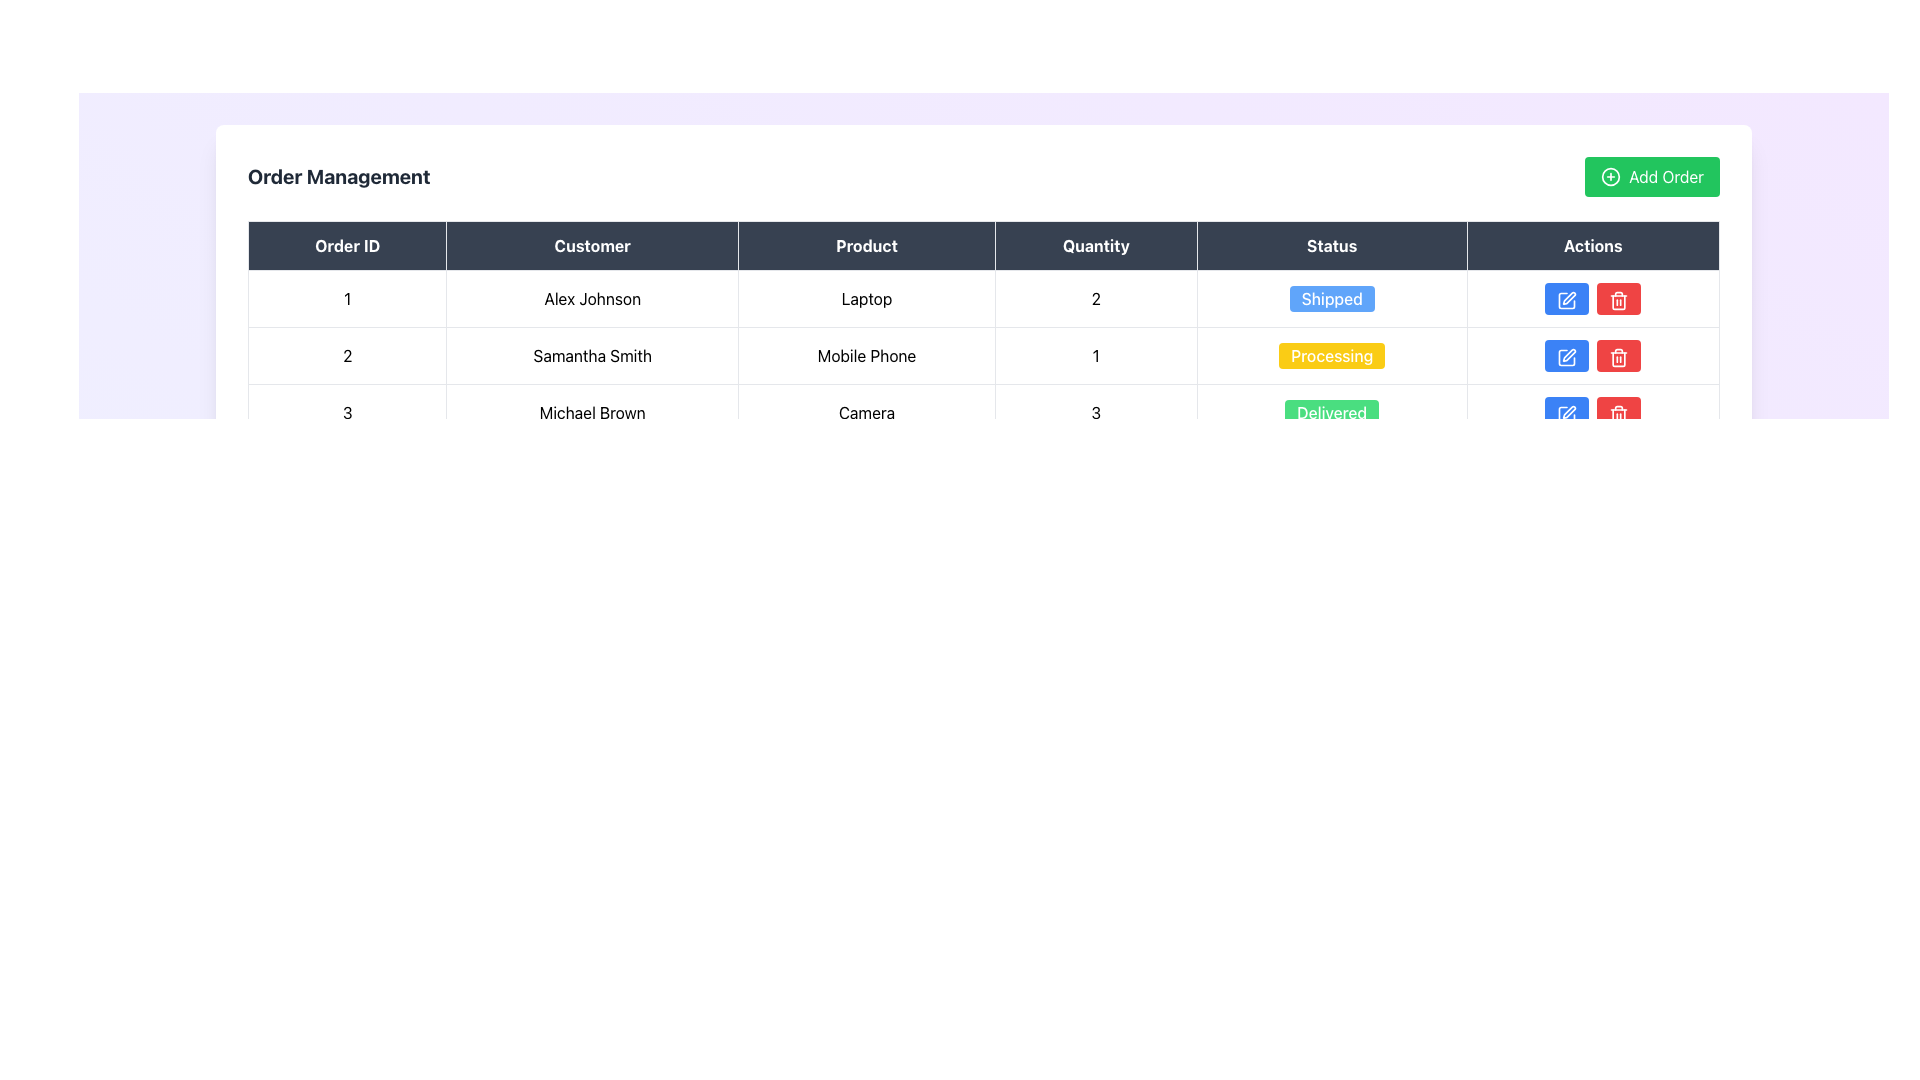 The height and width of the screenshot is (1080, 1920). What do you see at coordinates (867, 245) in the screenshot?
I see `the 'Product' column header cell in the table, which is the third column header located between 'Customer' and 'Quantity'` at bounding box center [867, 245].